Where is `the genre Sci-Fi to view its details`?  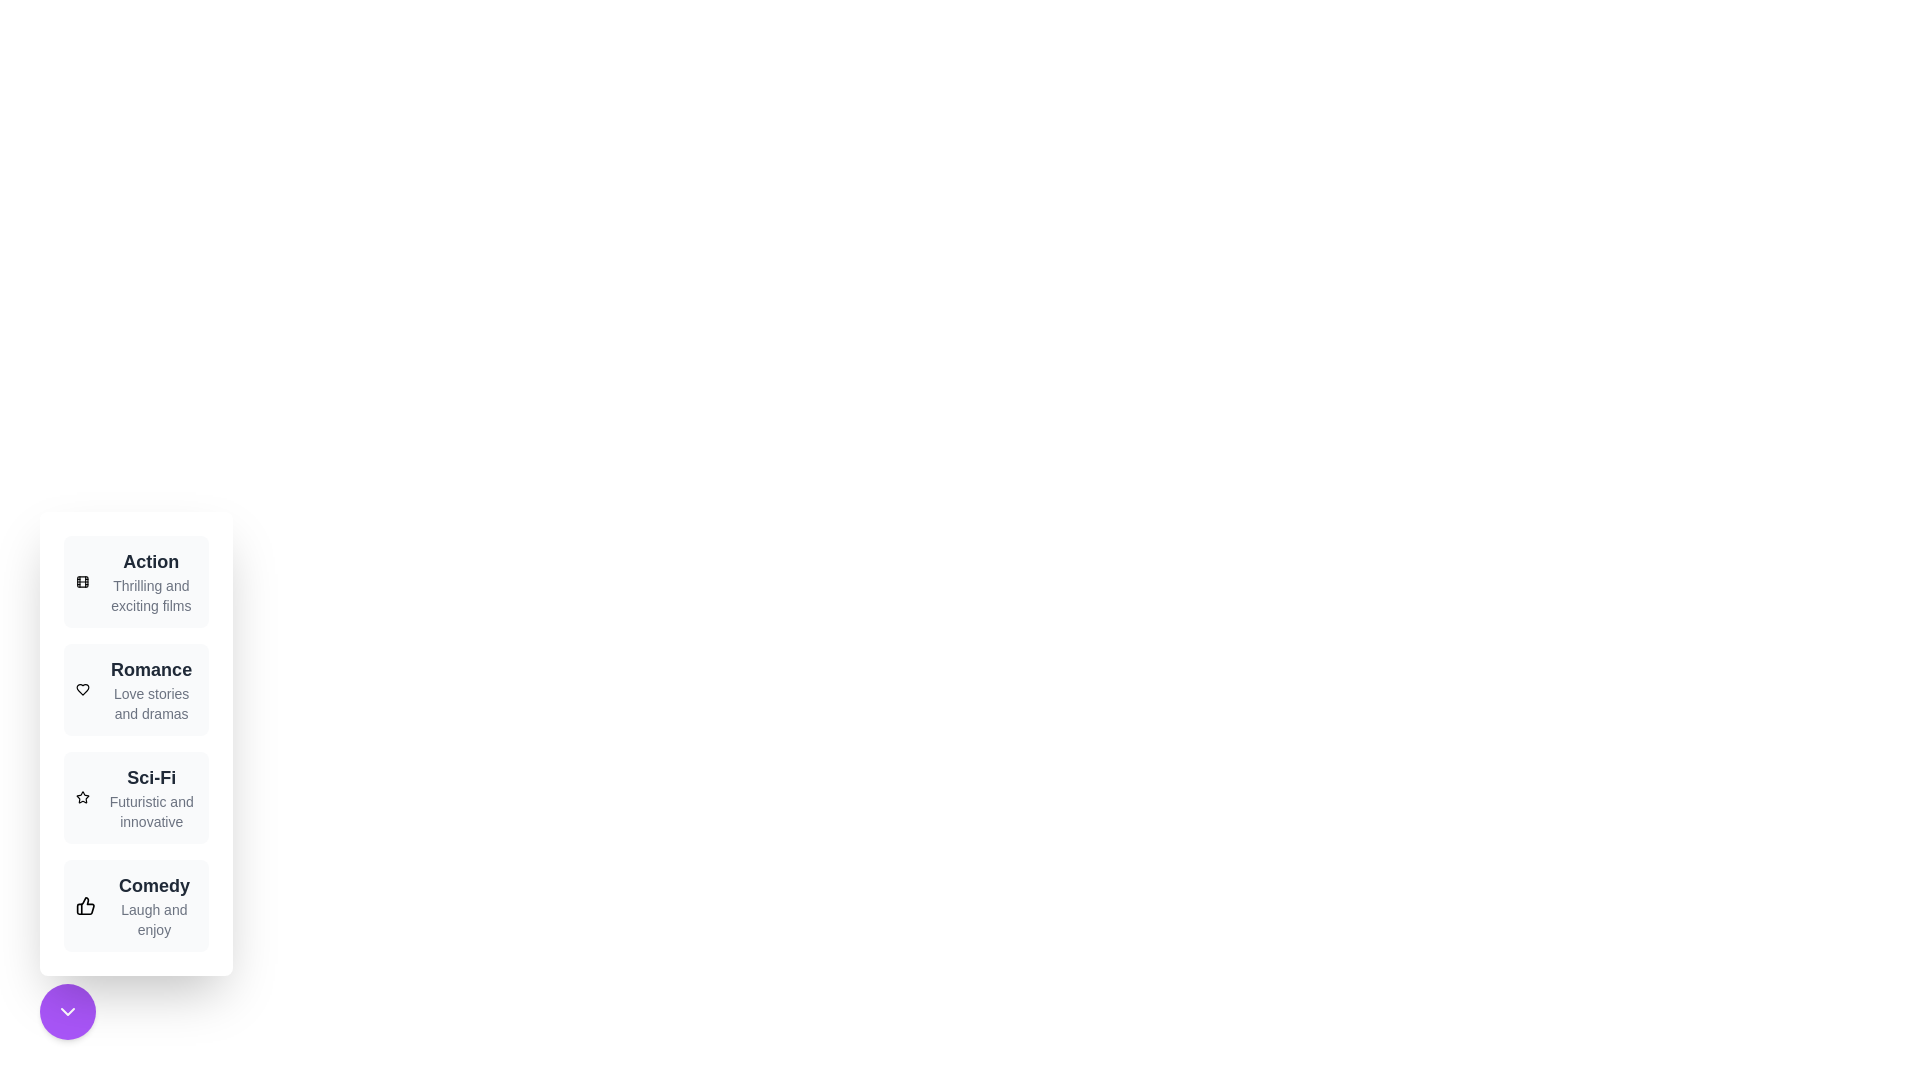 the genre Sci-Fi to view its details is located at coordinates (134, 797).